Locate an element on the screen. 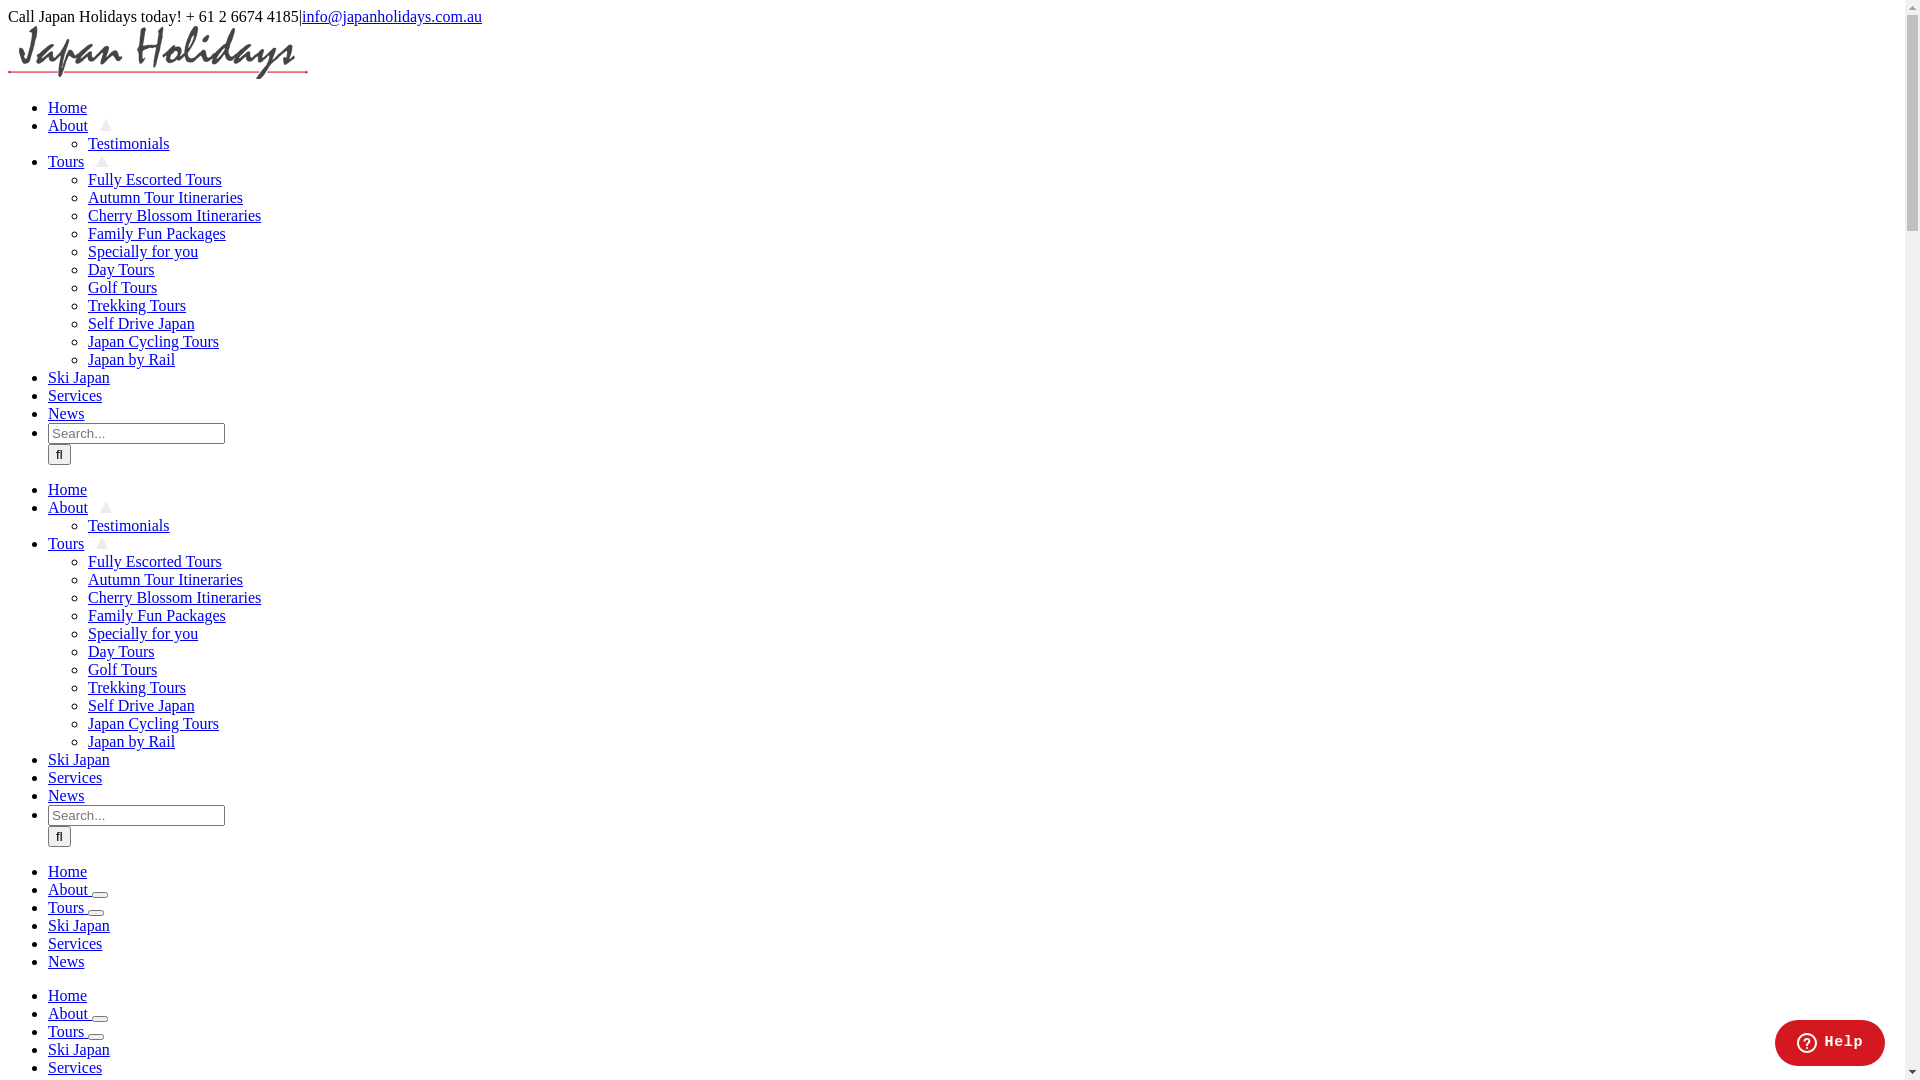 The width and height of the screenshot is (1920, 1080). 'About' is located at coordinates (80, 125).